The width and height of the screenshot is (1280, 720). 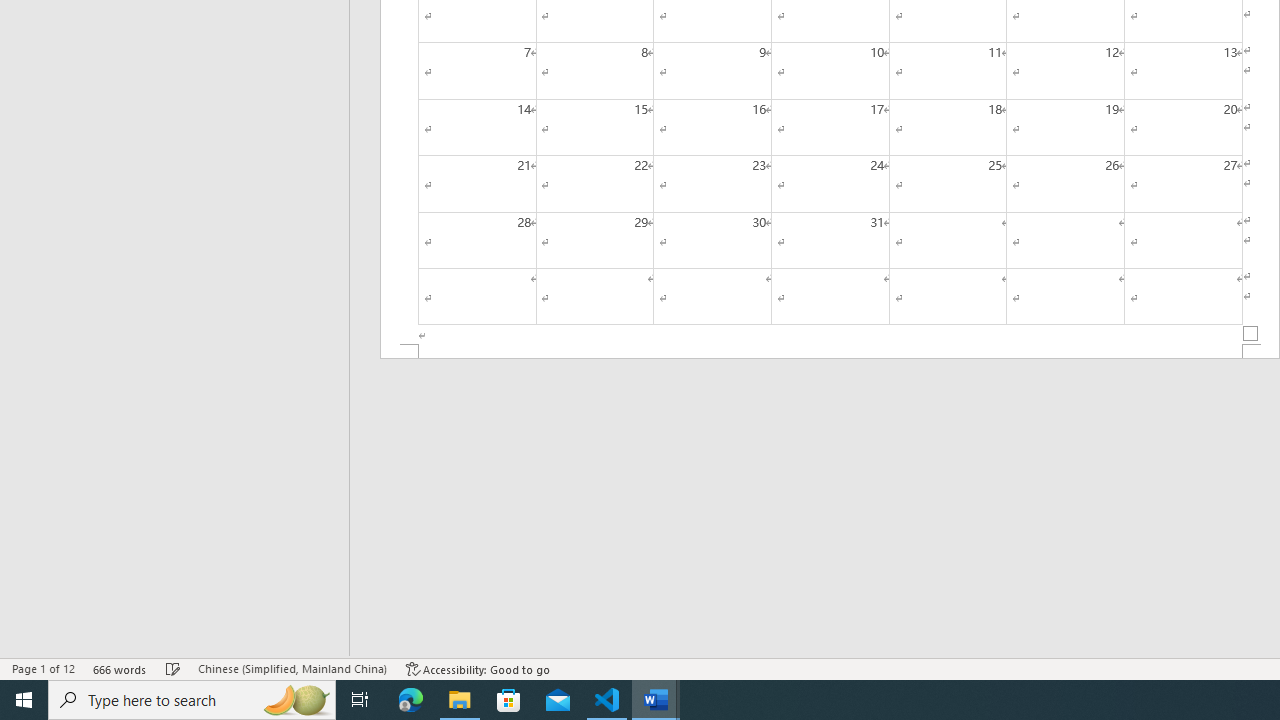 I want to click on 'Word - 2 running windows', so click(x=656, y=698).